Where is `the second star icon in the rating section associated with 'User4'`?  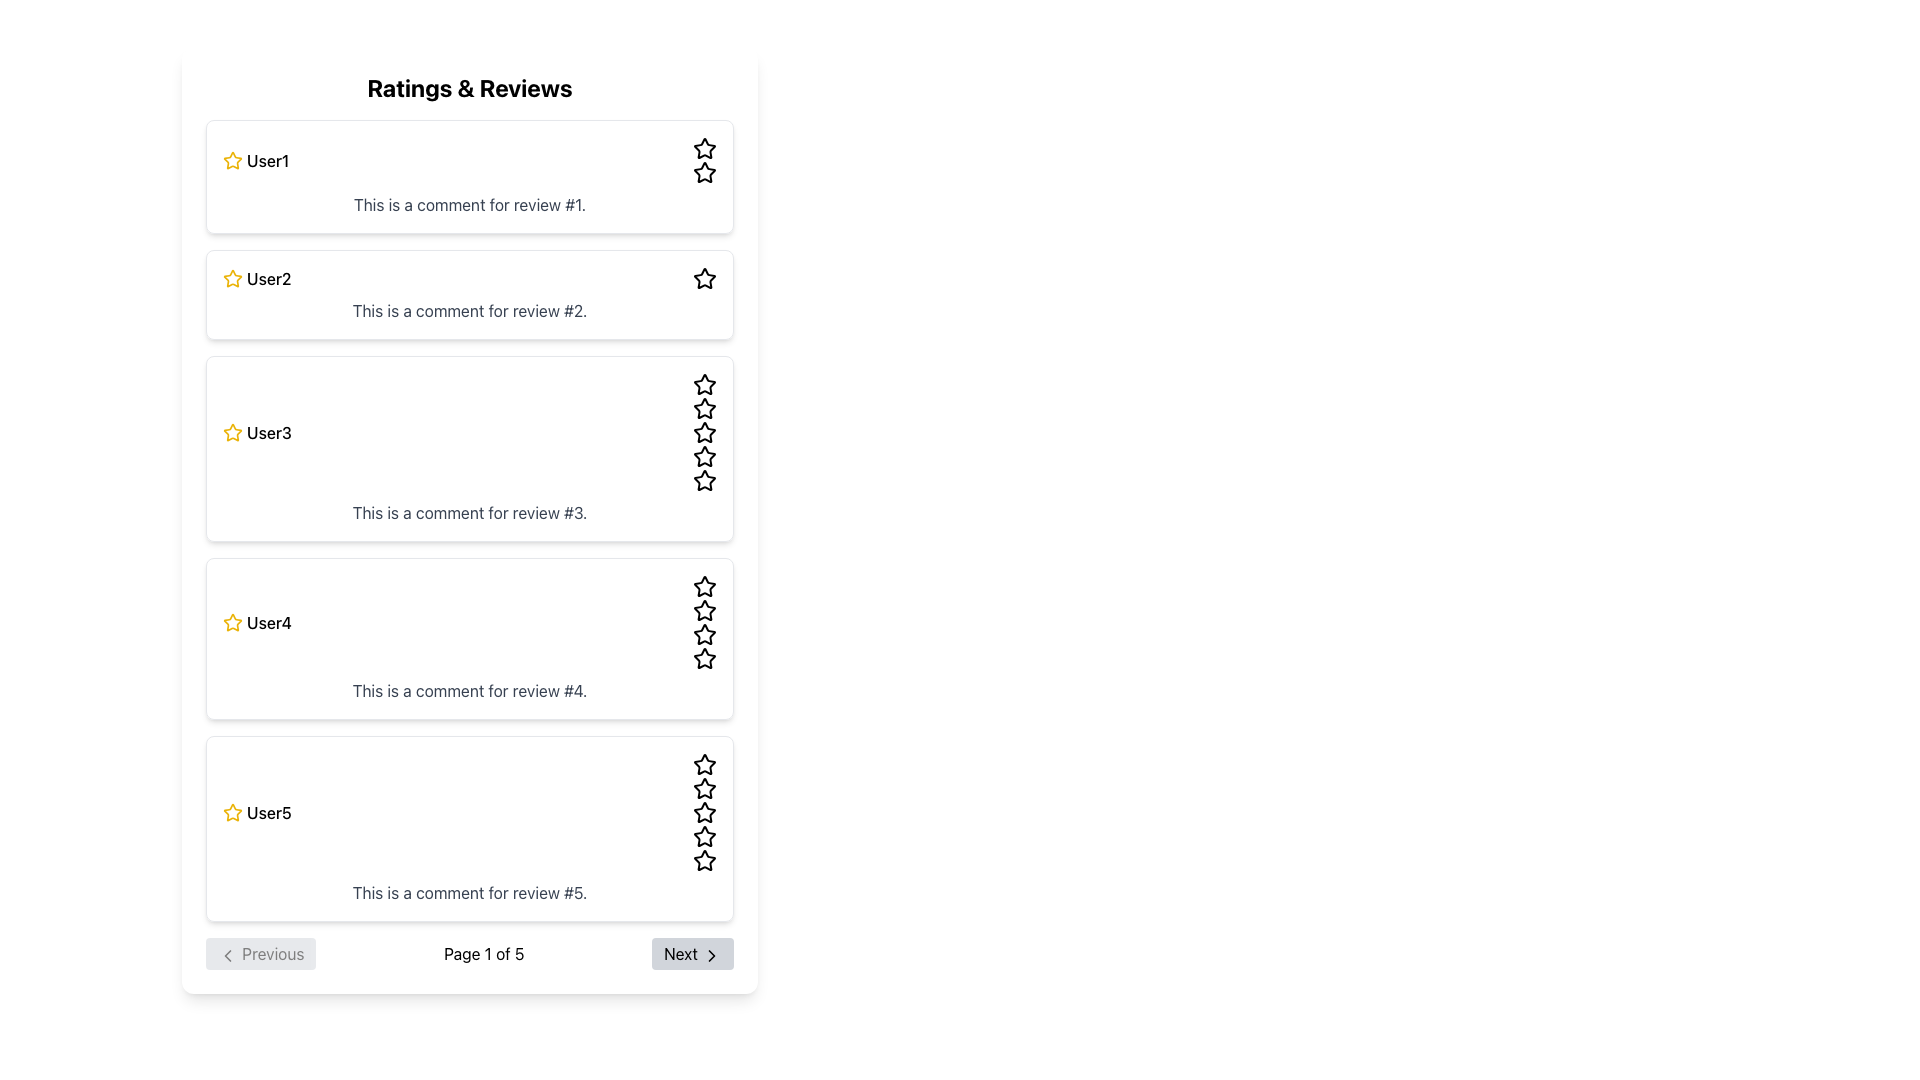
the second star icon in the rating section associated with 'User4' is located at coordinates (705, 634).